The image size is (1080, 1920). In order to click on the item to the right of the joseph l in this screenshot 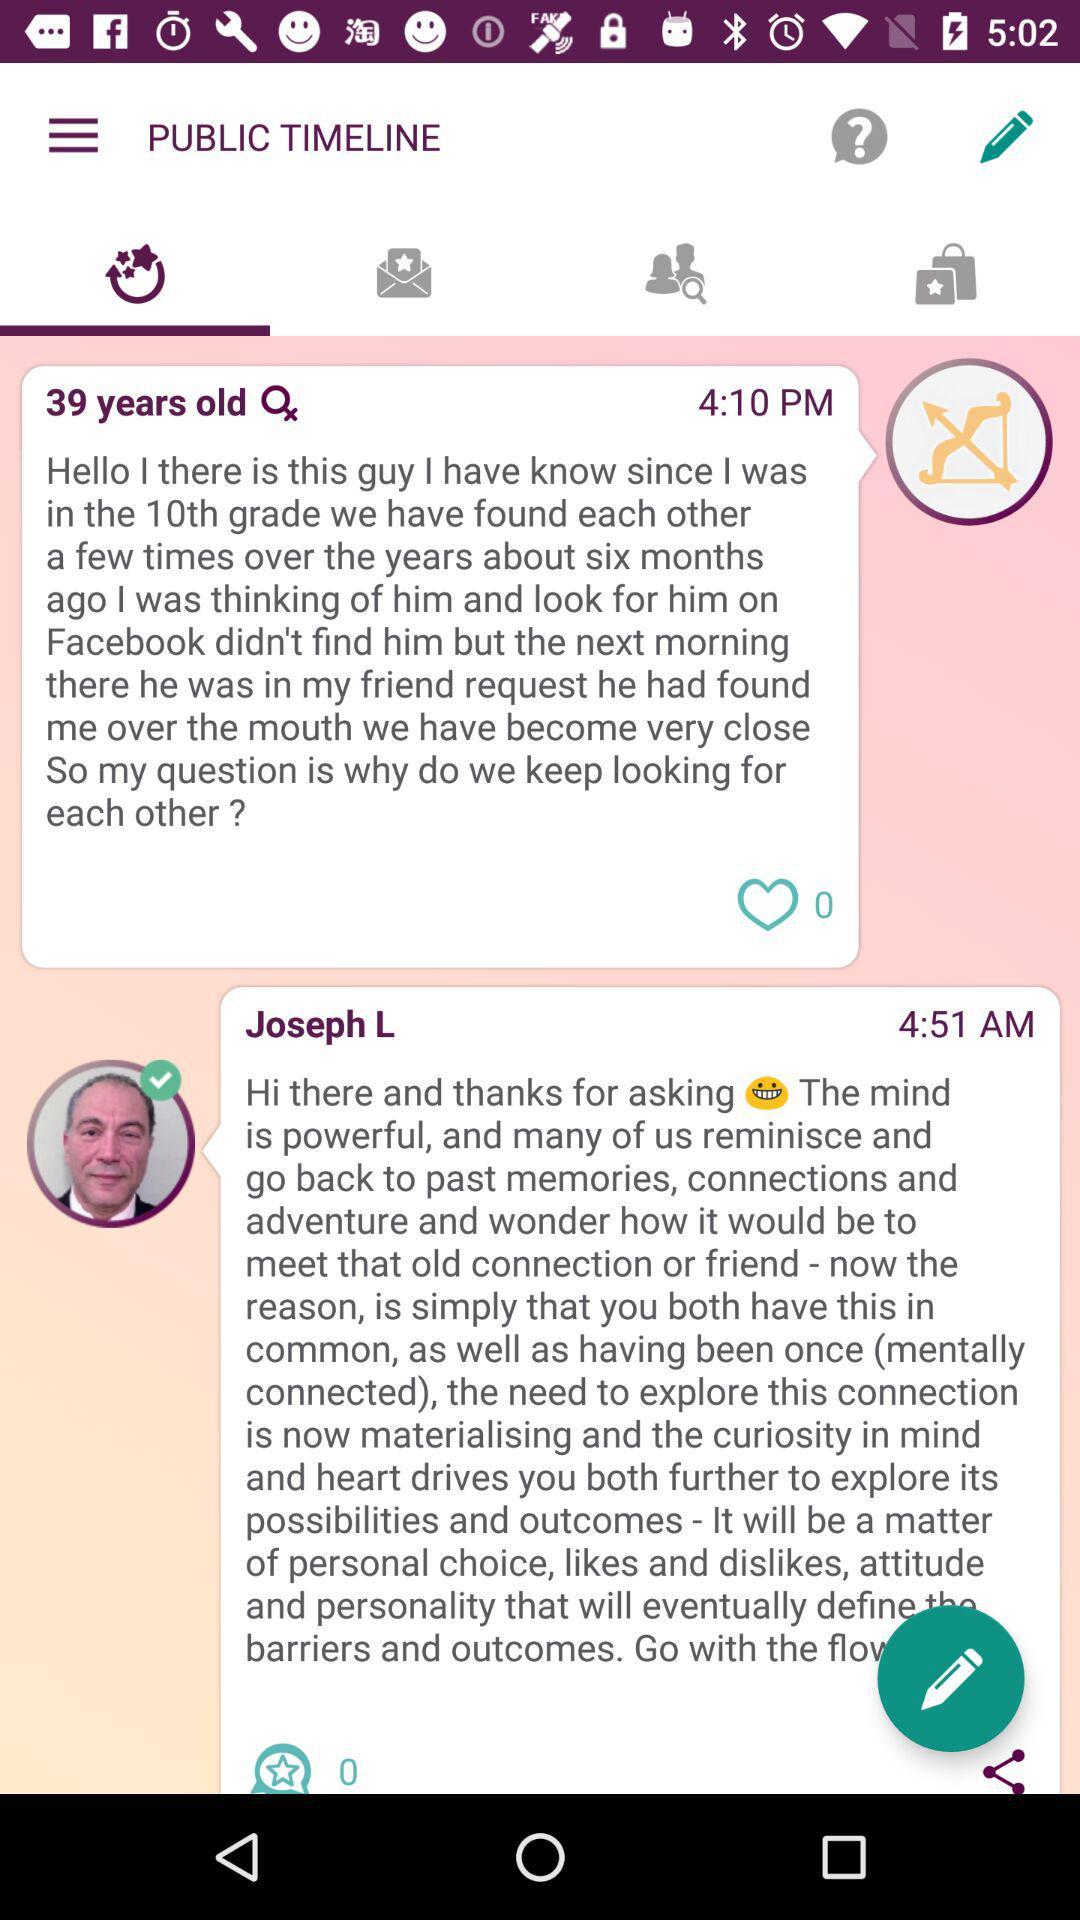, I will do `click(646, 1029)`.